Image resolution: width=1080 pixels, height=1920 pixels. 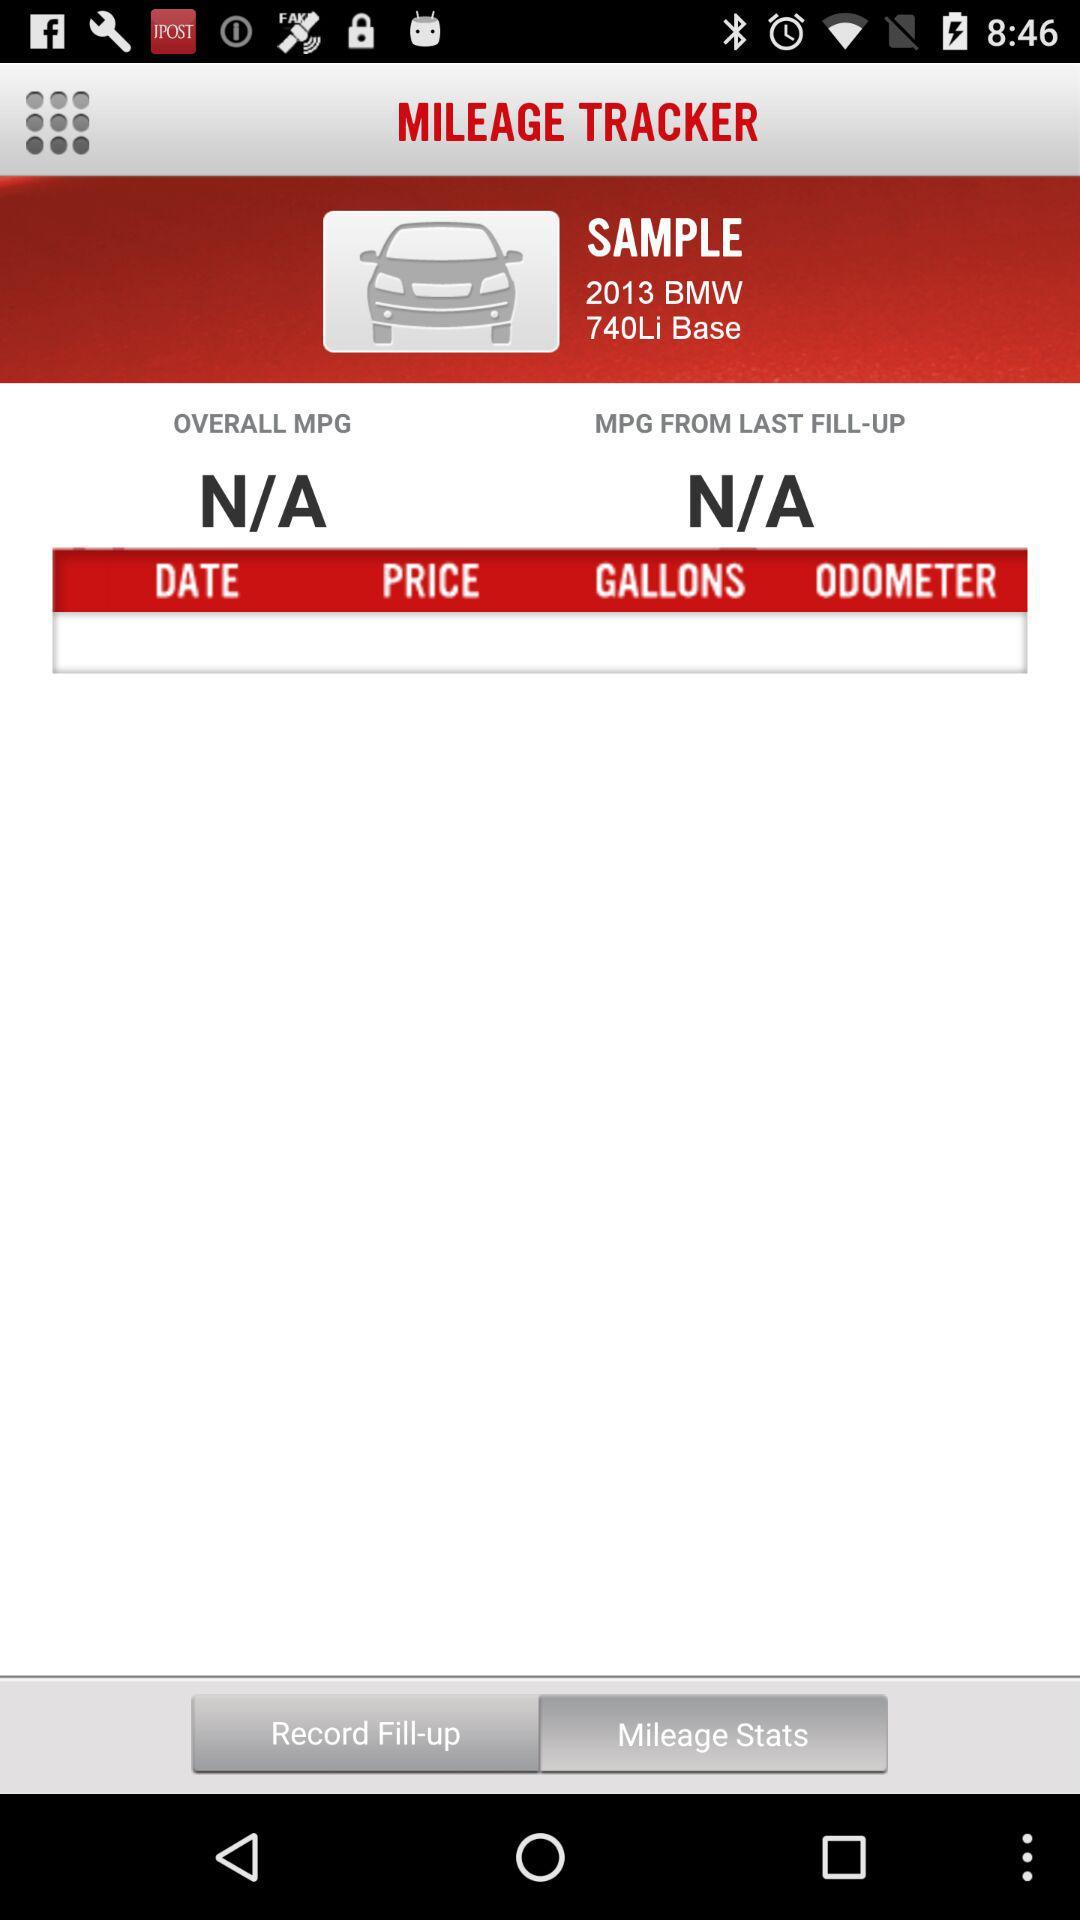 I want to click on menu, so click(x=56, y=122).